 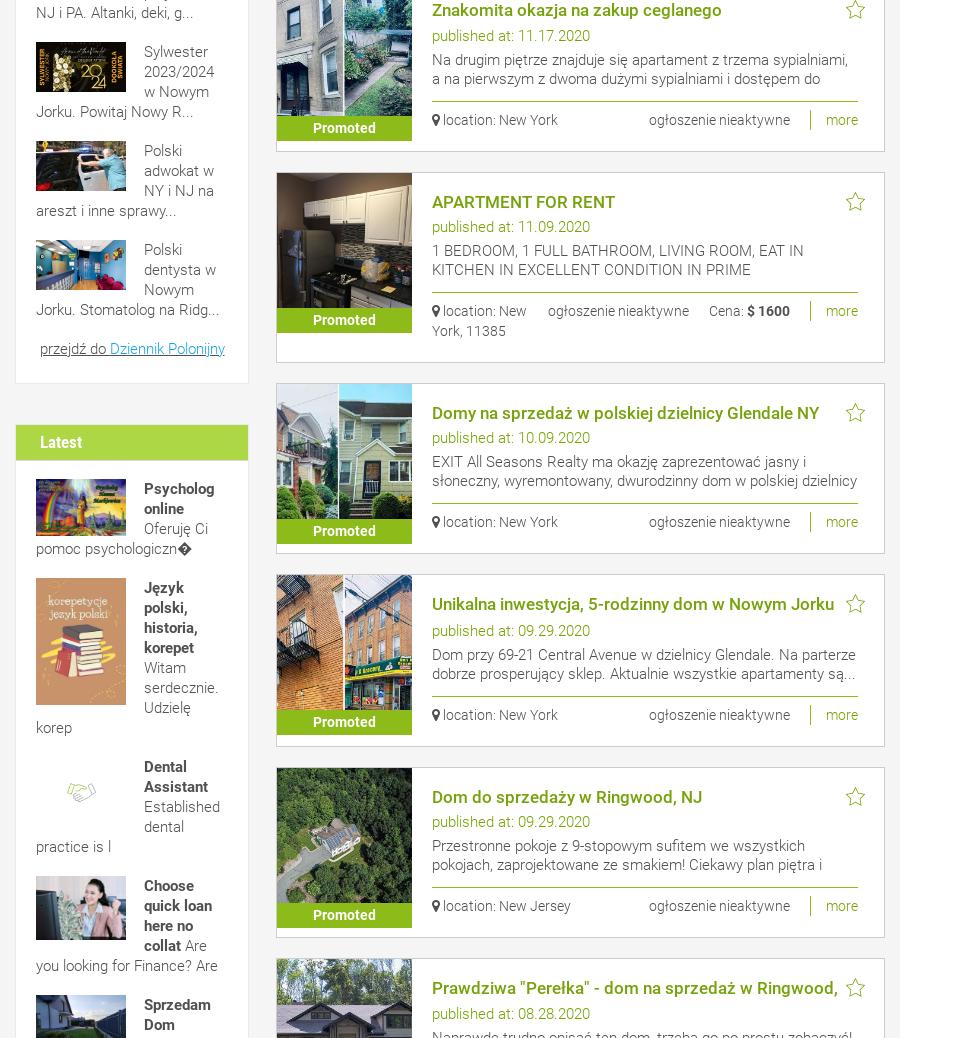 What do you see at coordinates (631, 612) in the screenshot?
I see `'Unikalna inwestycja, 5-rodzinny dom w Nowym Jorku na sprzedaż'` at bounding box center [631, 612].